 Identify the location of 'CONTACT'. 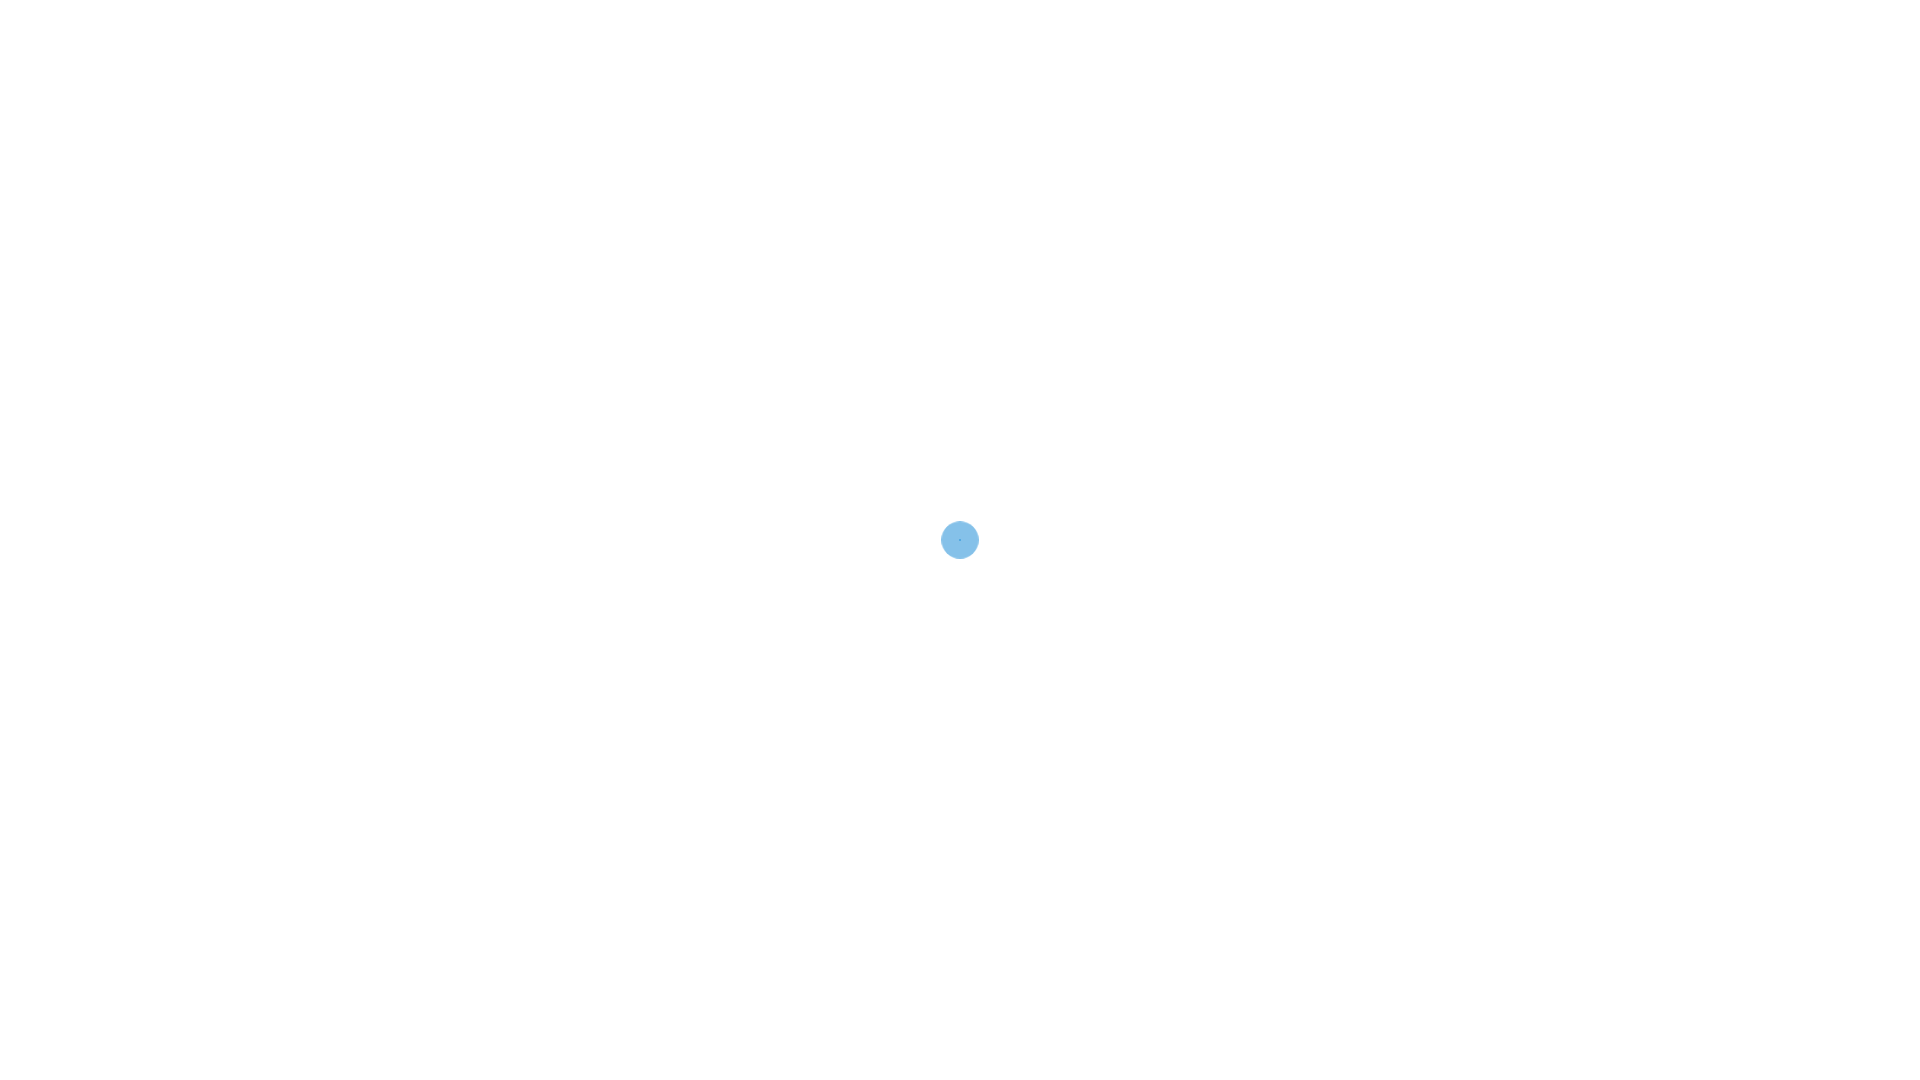
(1174, 131).